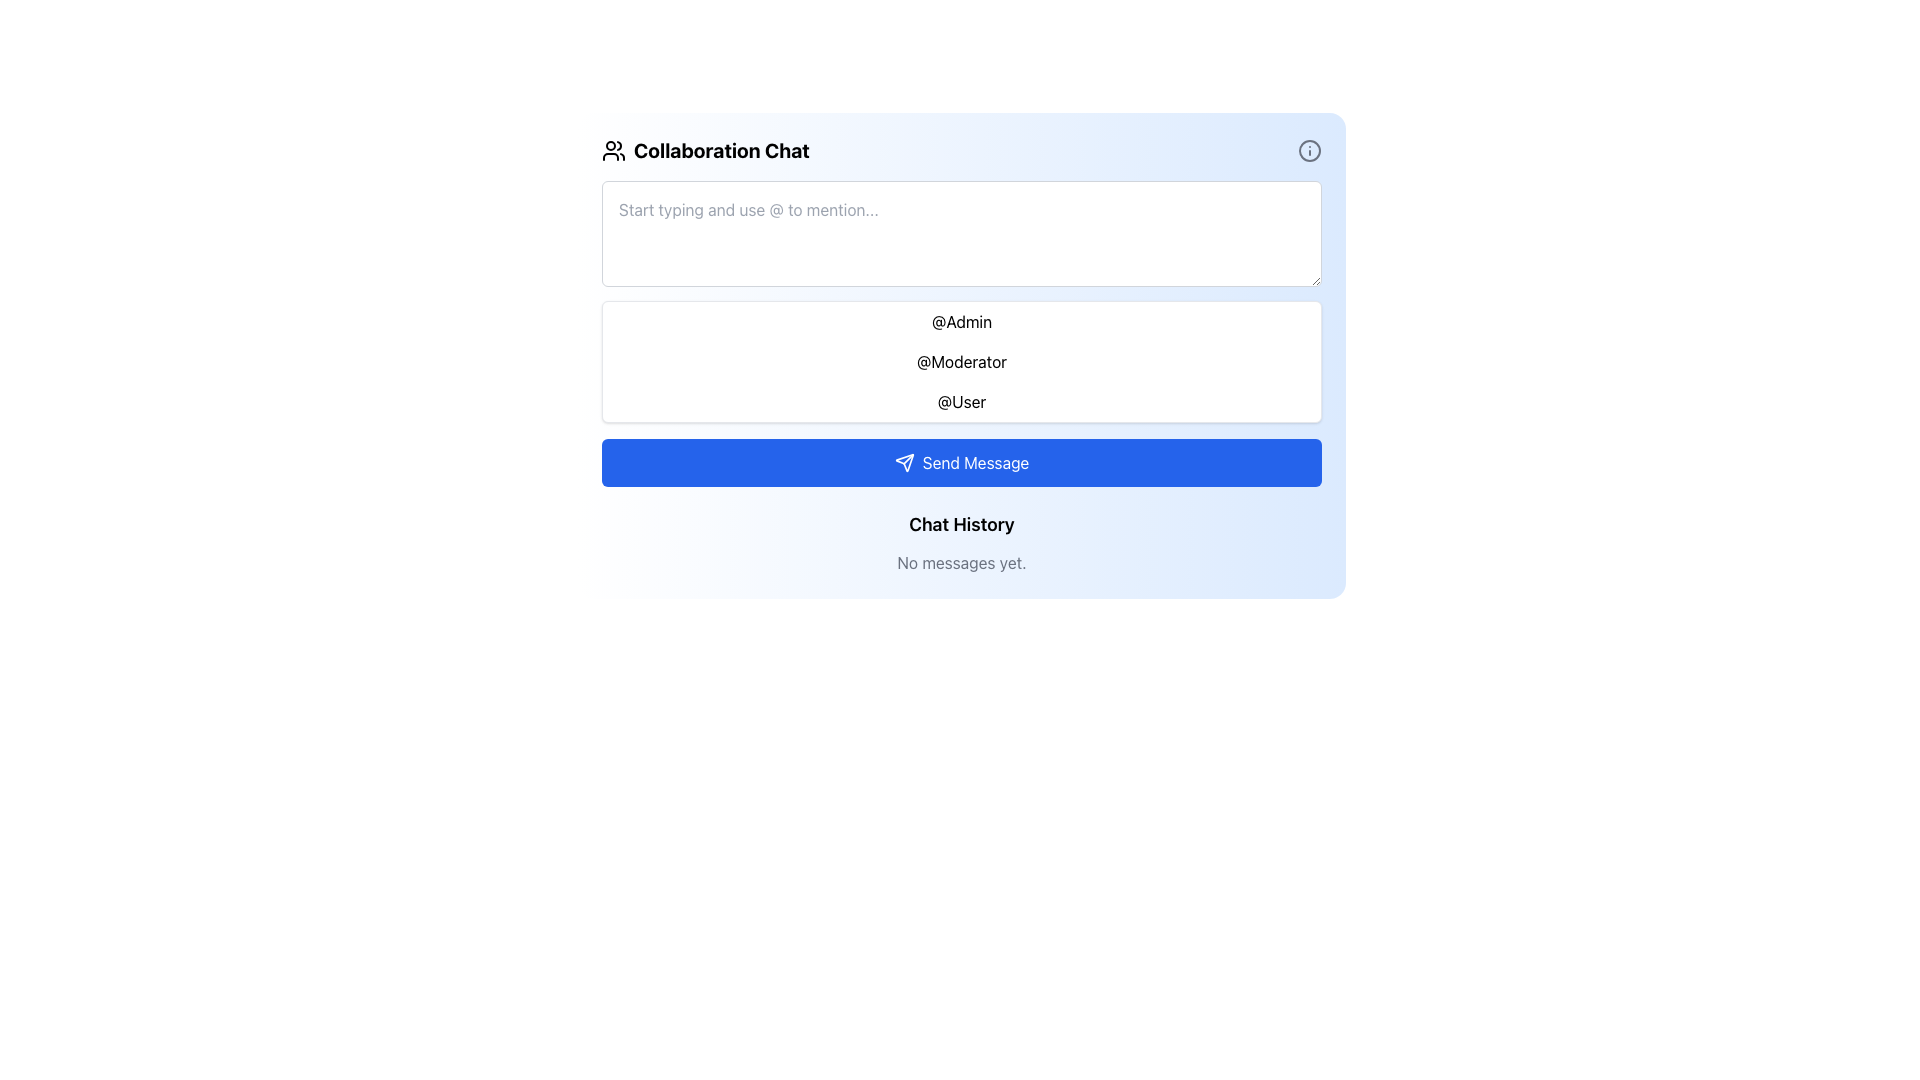 The height and width of the screenshot is (1080, 1920). I want to click on the header text label indicating the chat history, which is centrally aligned below the 'Send Message' button and above the text 'No messages yet.', so click(961, 523).